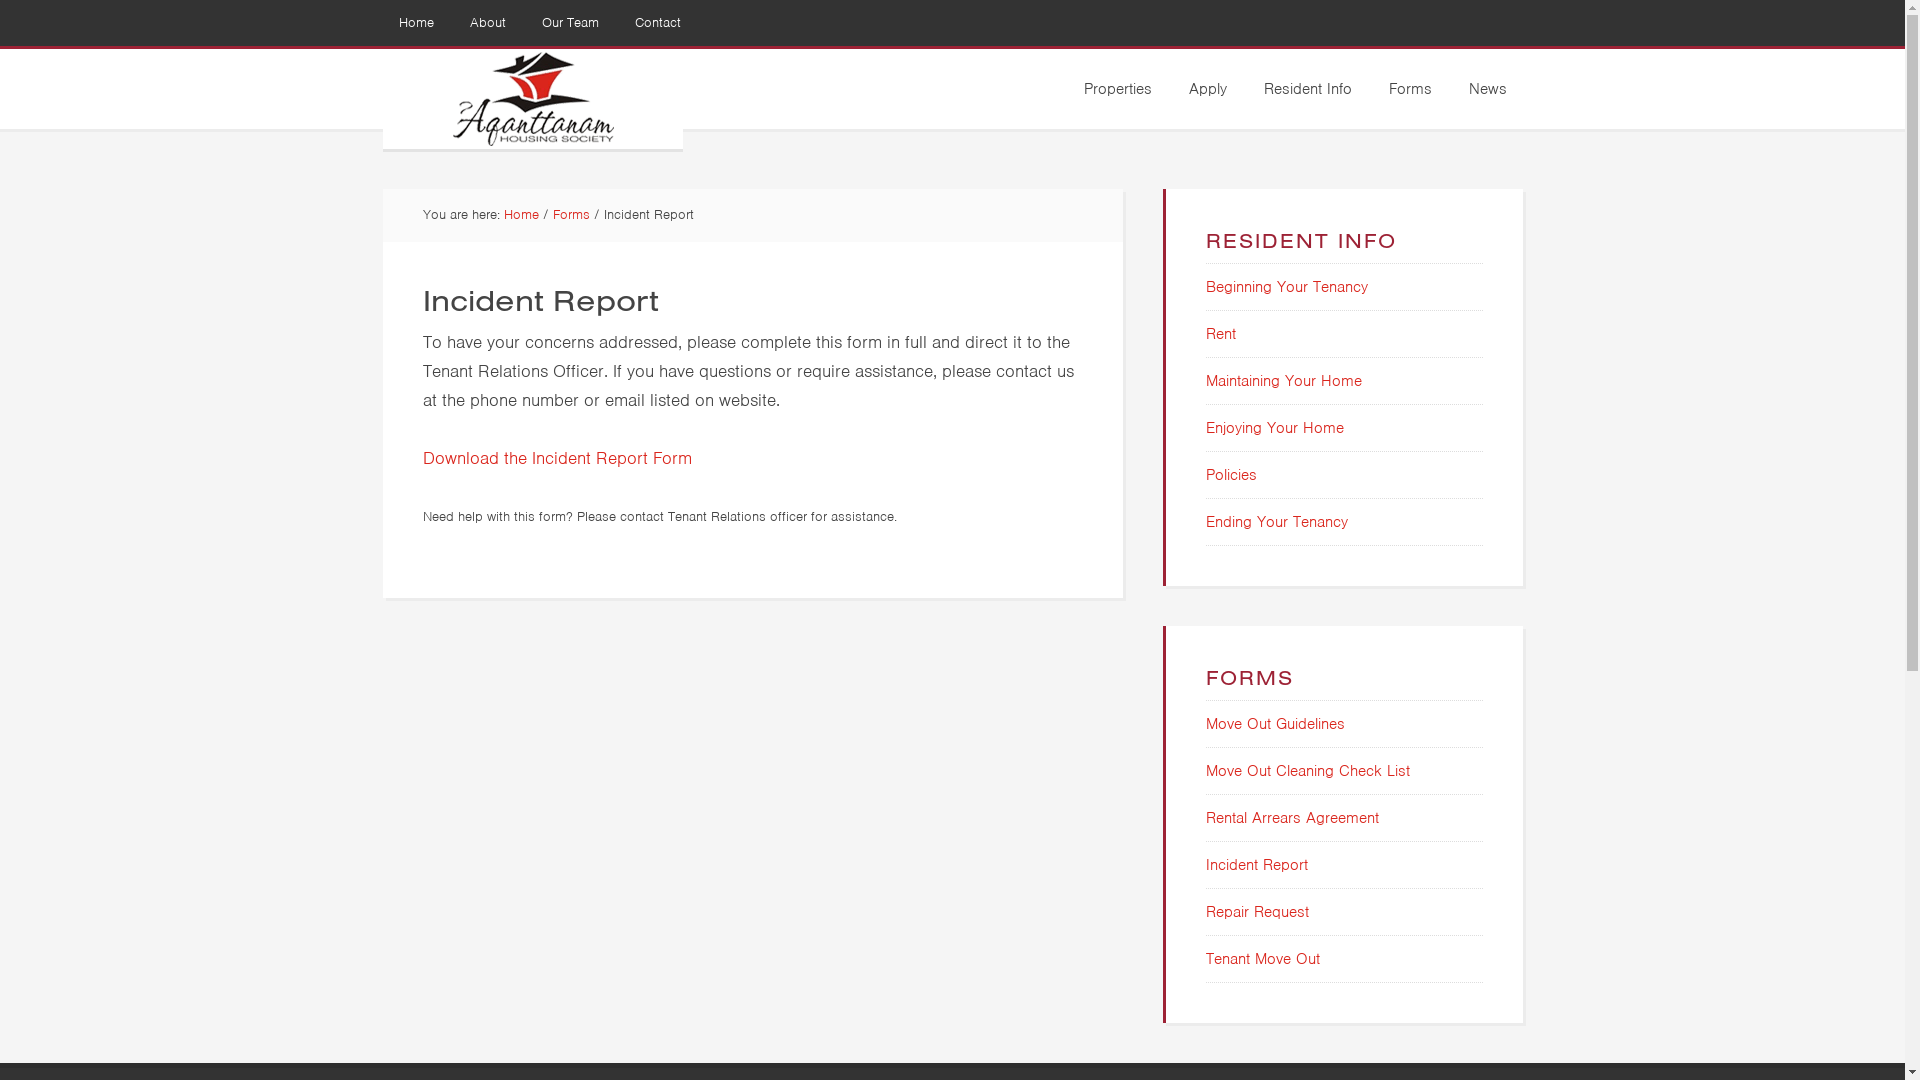  What do you see at coordinates (1487, 87) in the screenshot?
I see `'News'` at bounding box center [1487, 87].